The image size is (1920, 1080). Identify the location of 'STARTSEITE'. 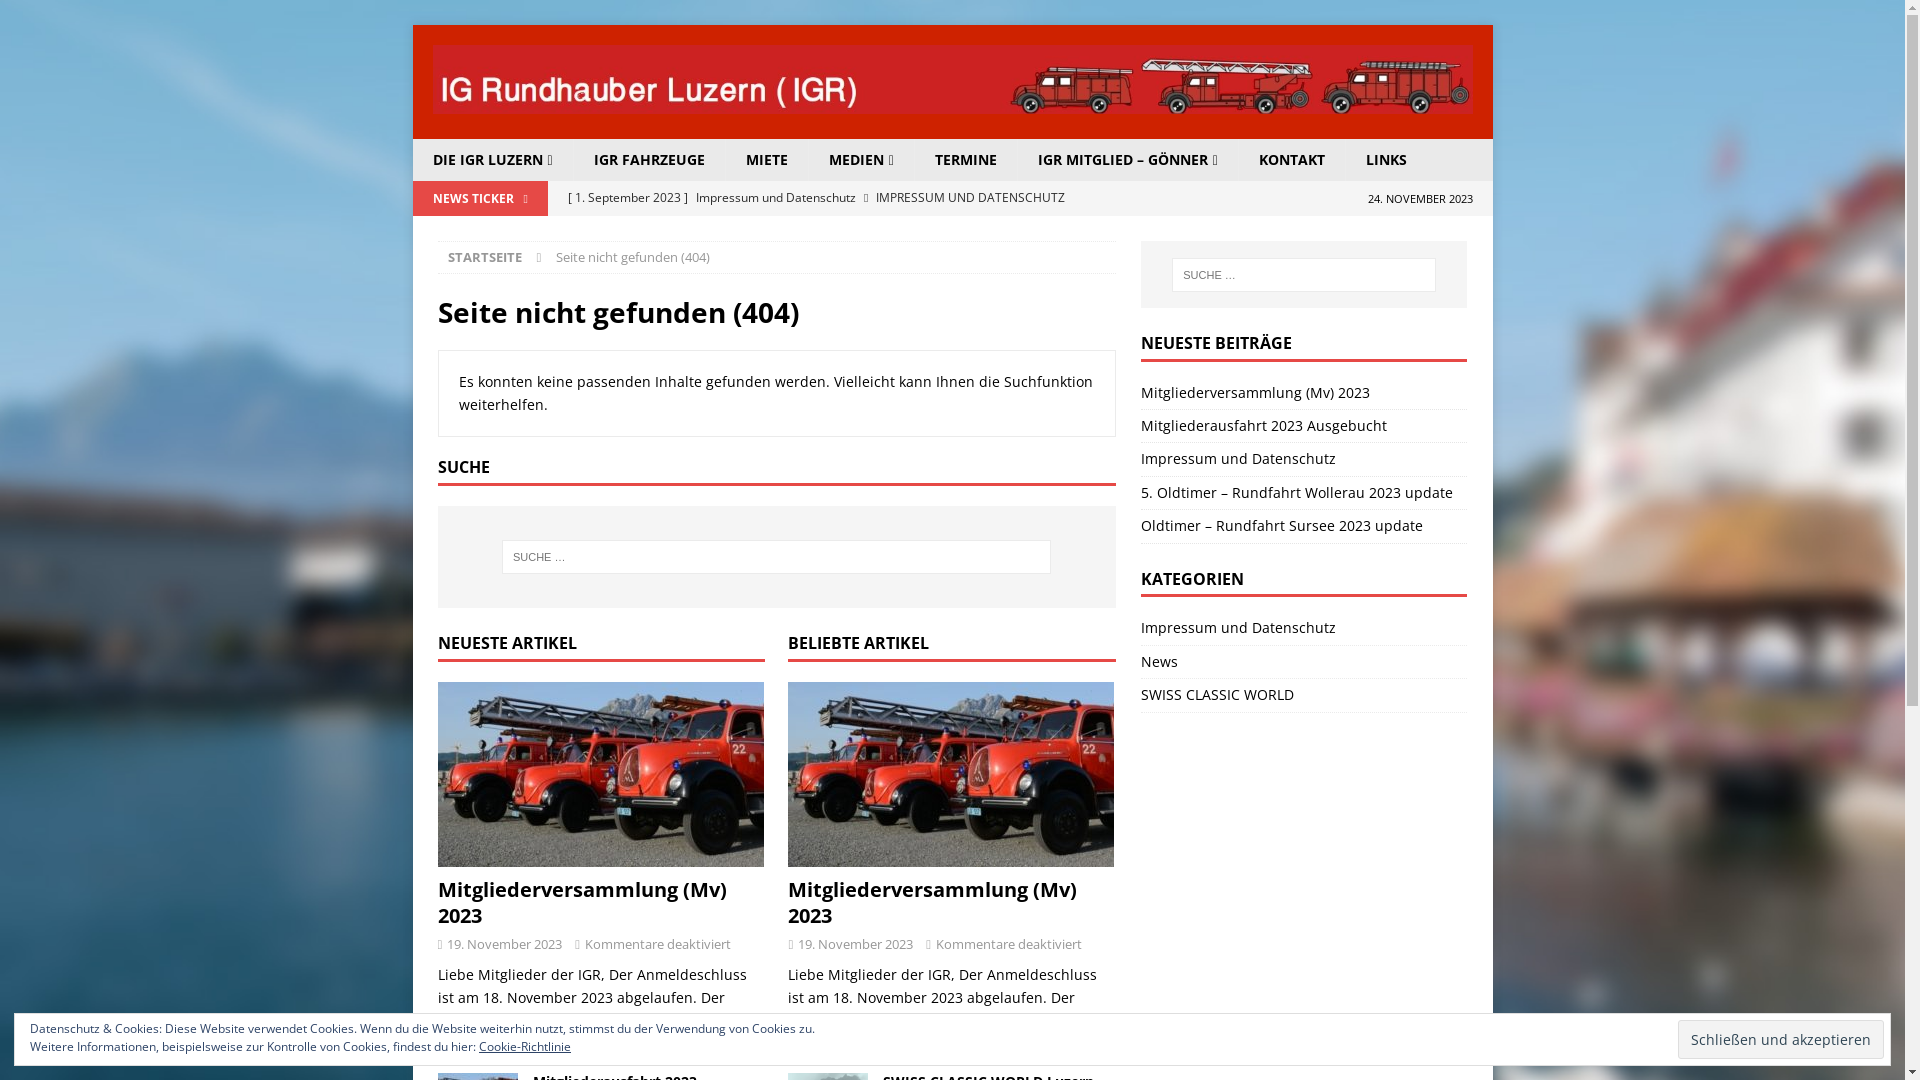
(484, 256).